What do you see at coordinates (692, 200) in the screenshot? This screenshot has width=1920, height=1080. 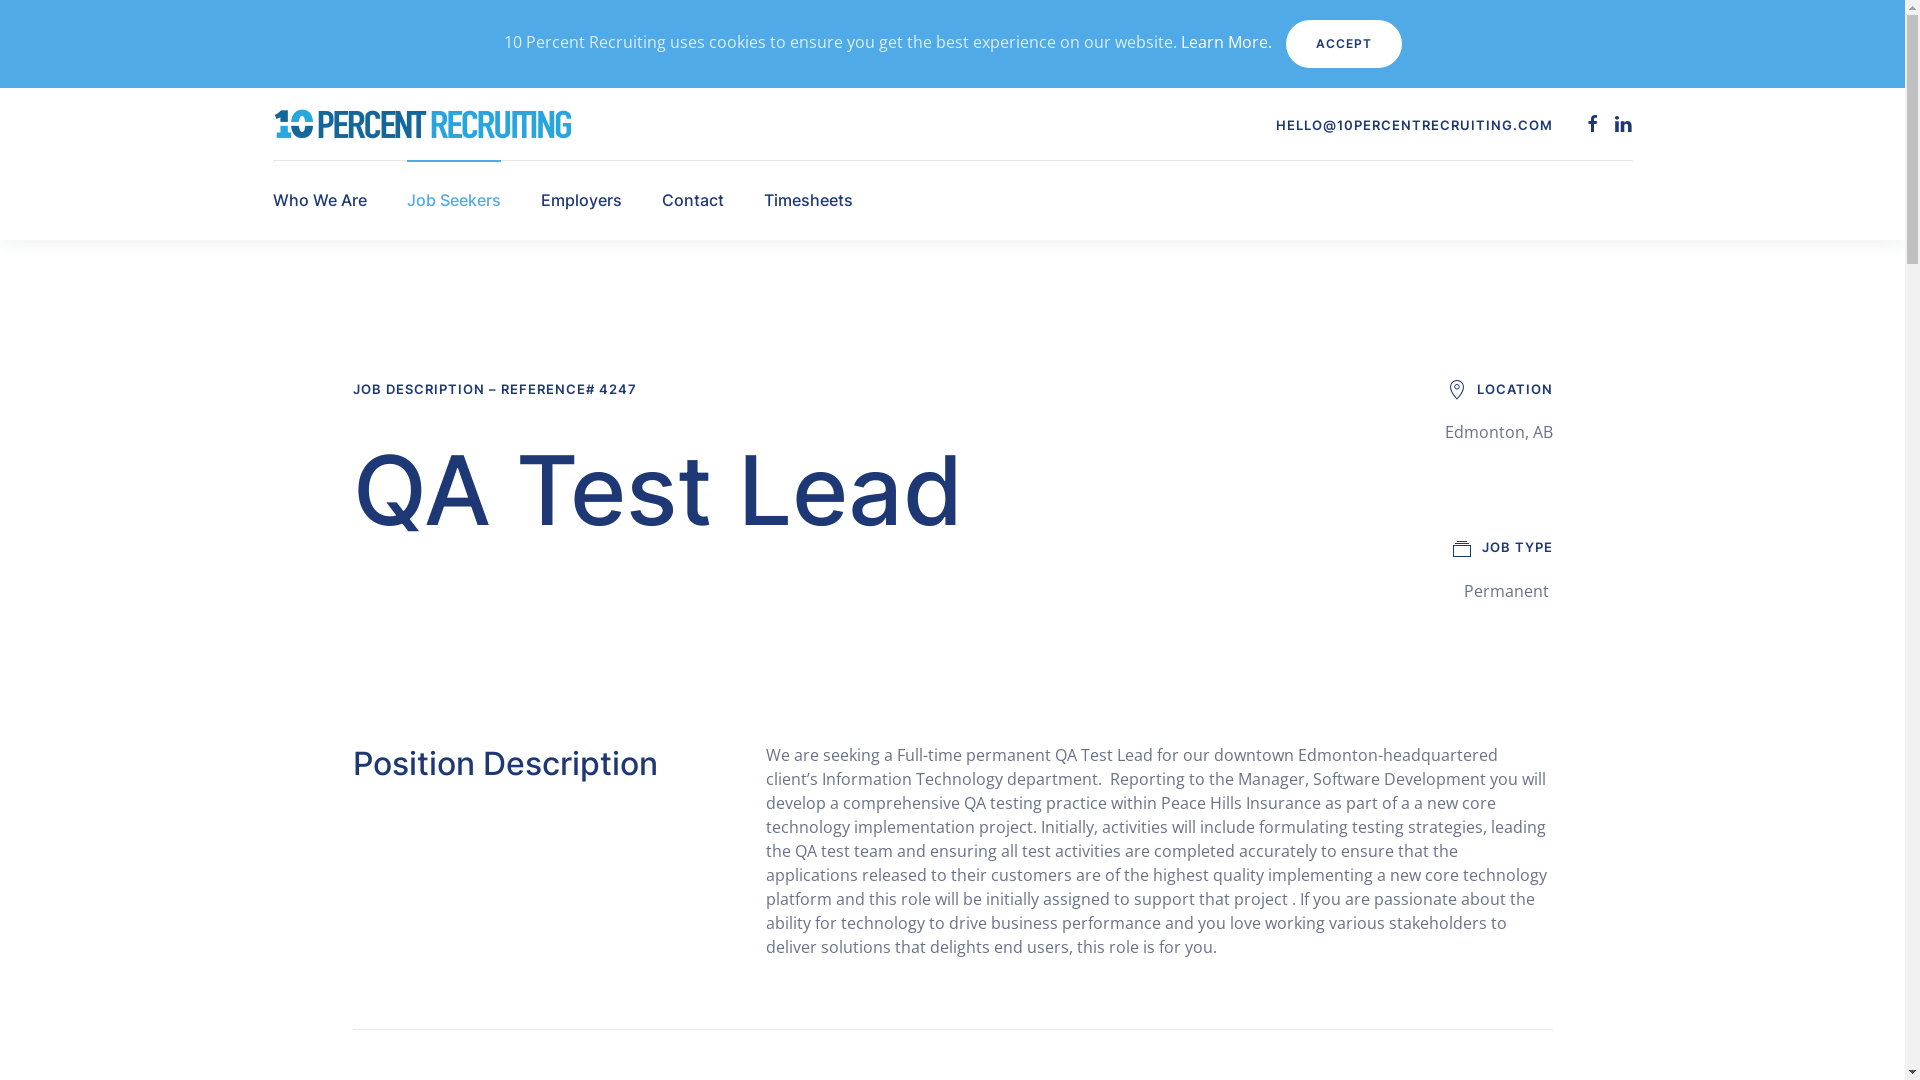 I see `'Contact'` at bounding box center [692, 200].